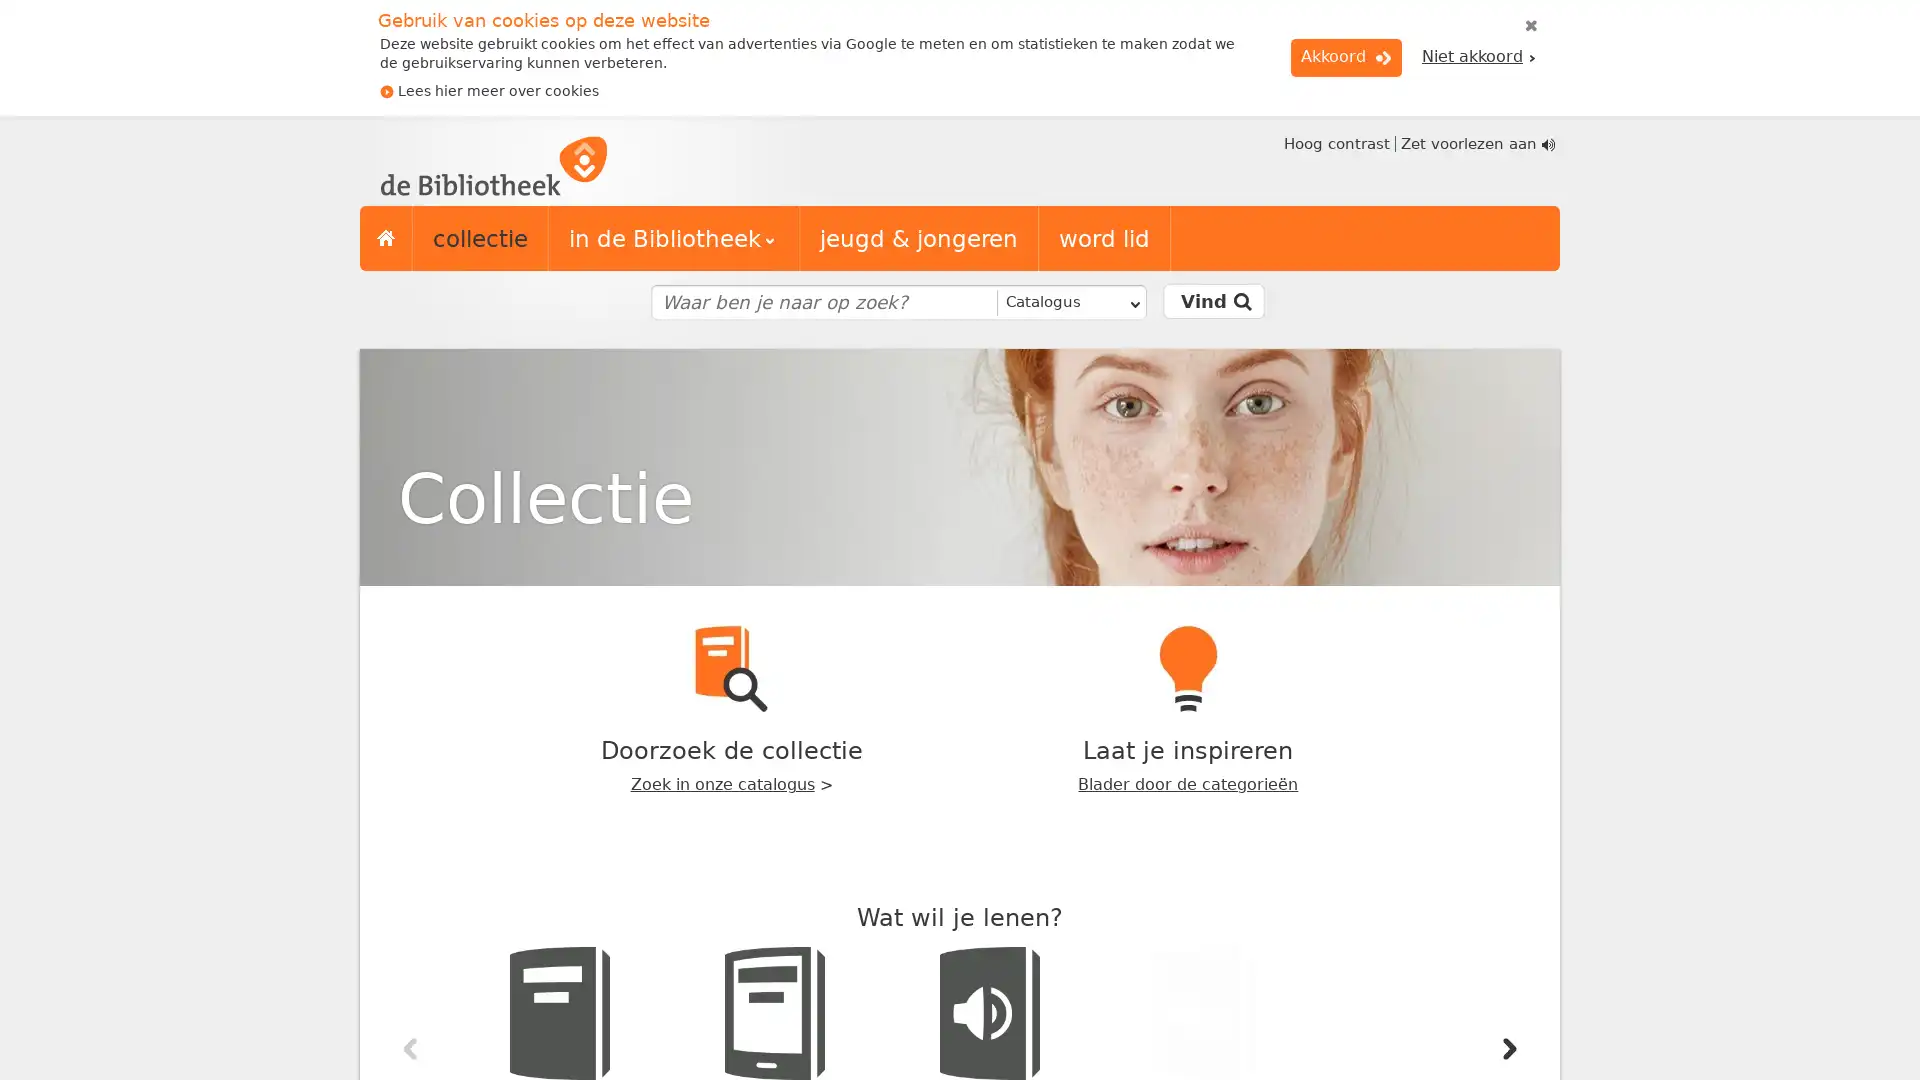 This screenshot has height=1080, width=1920. What do you see at coordinates (1212, 301) in the screenshot?
I see `Vind` at bounding box center [1212, 301].